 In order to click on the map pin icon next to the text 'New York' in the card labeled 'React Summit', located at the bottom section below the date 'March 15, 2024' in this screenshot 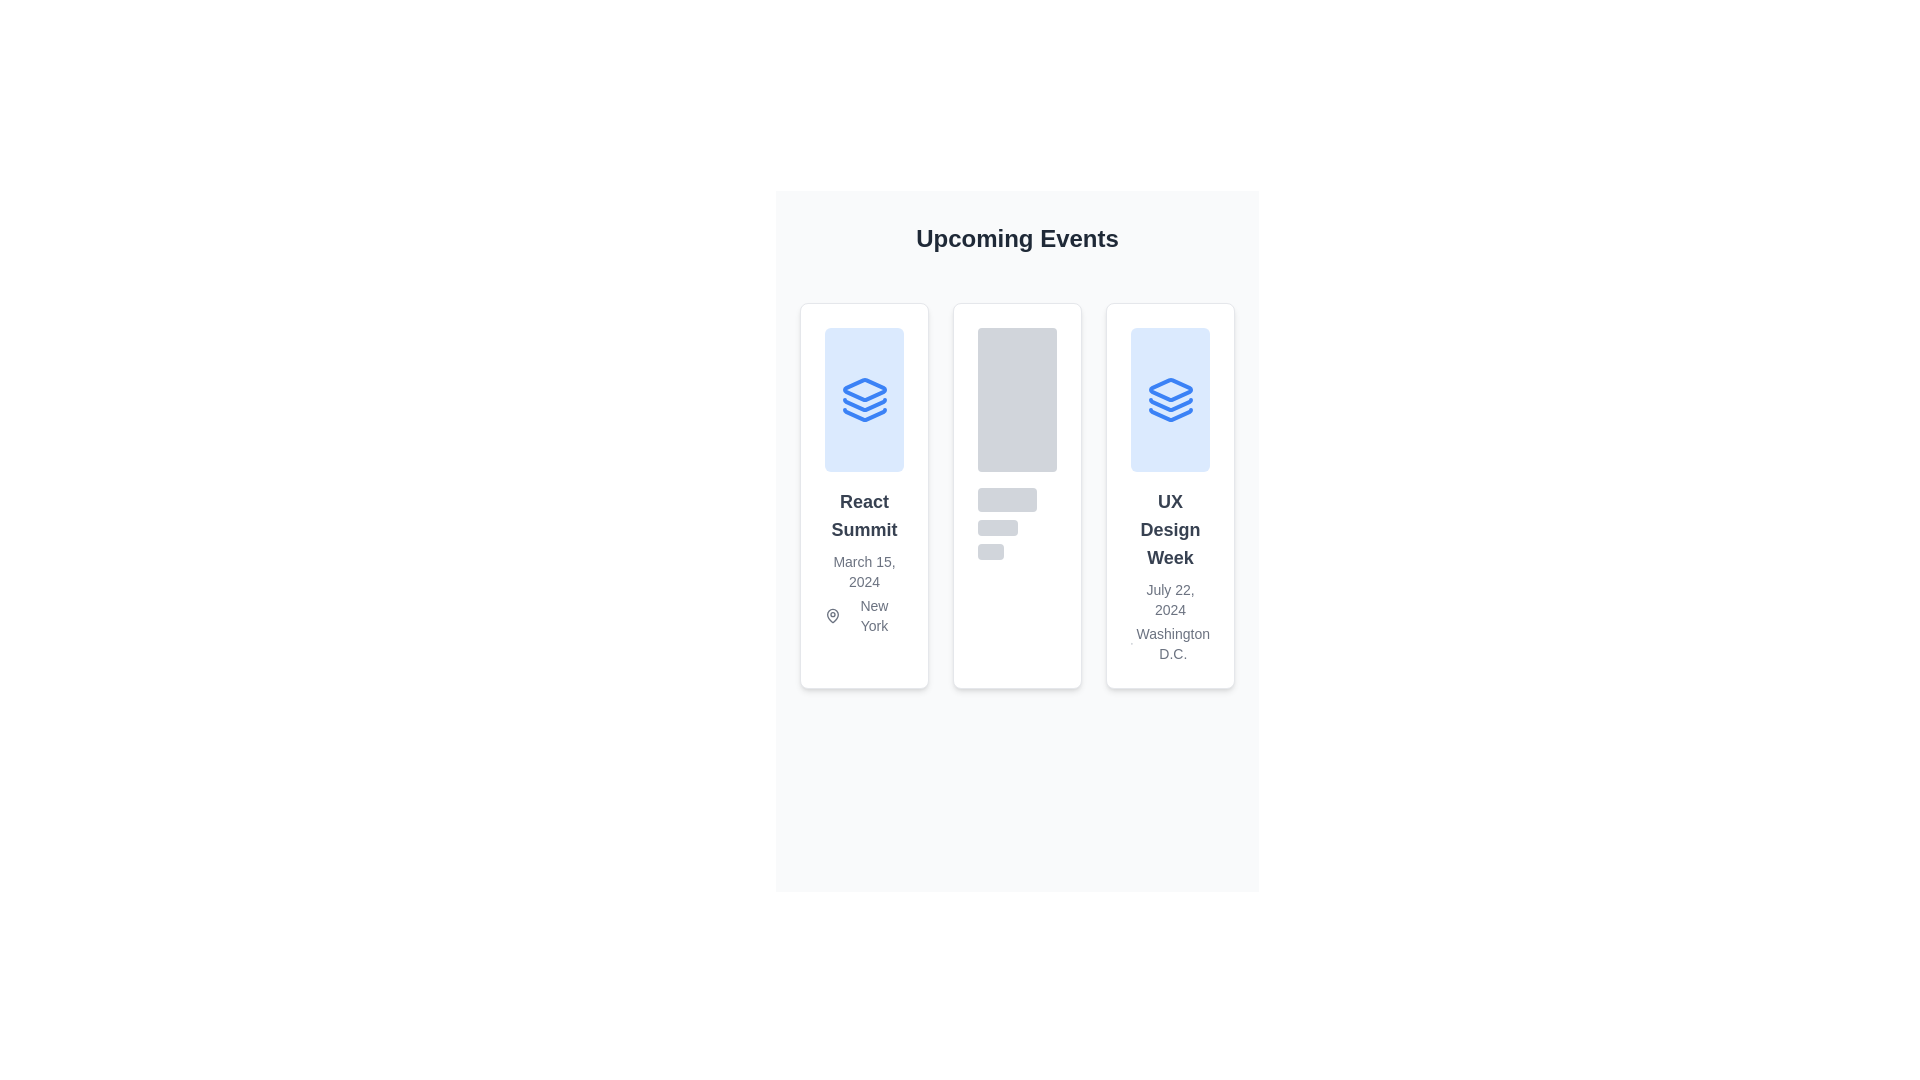, I will do `click(864, 615)`.